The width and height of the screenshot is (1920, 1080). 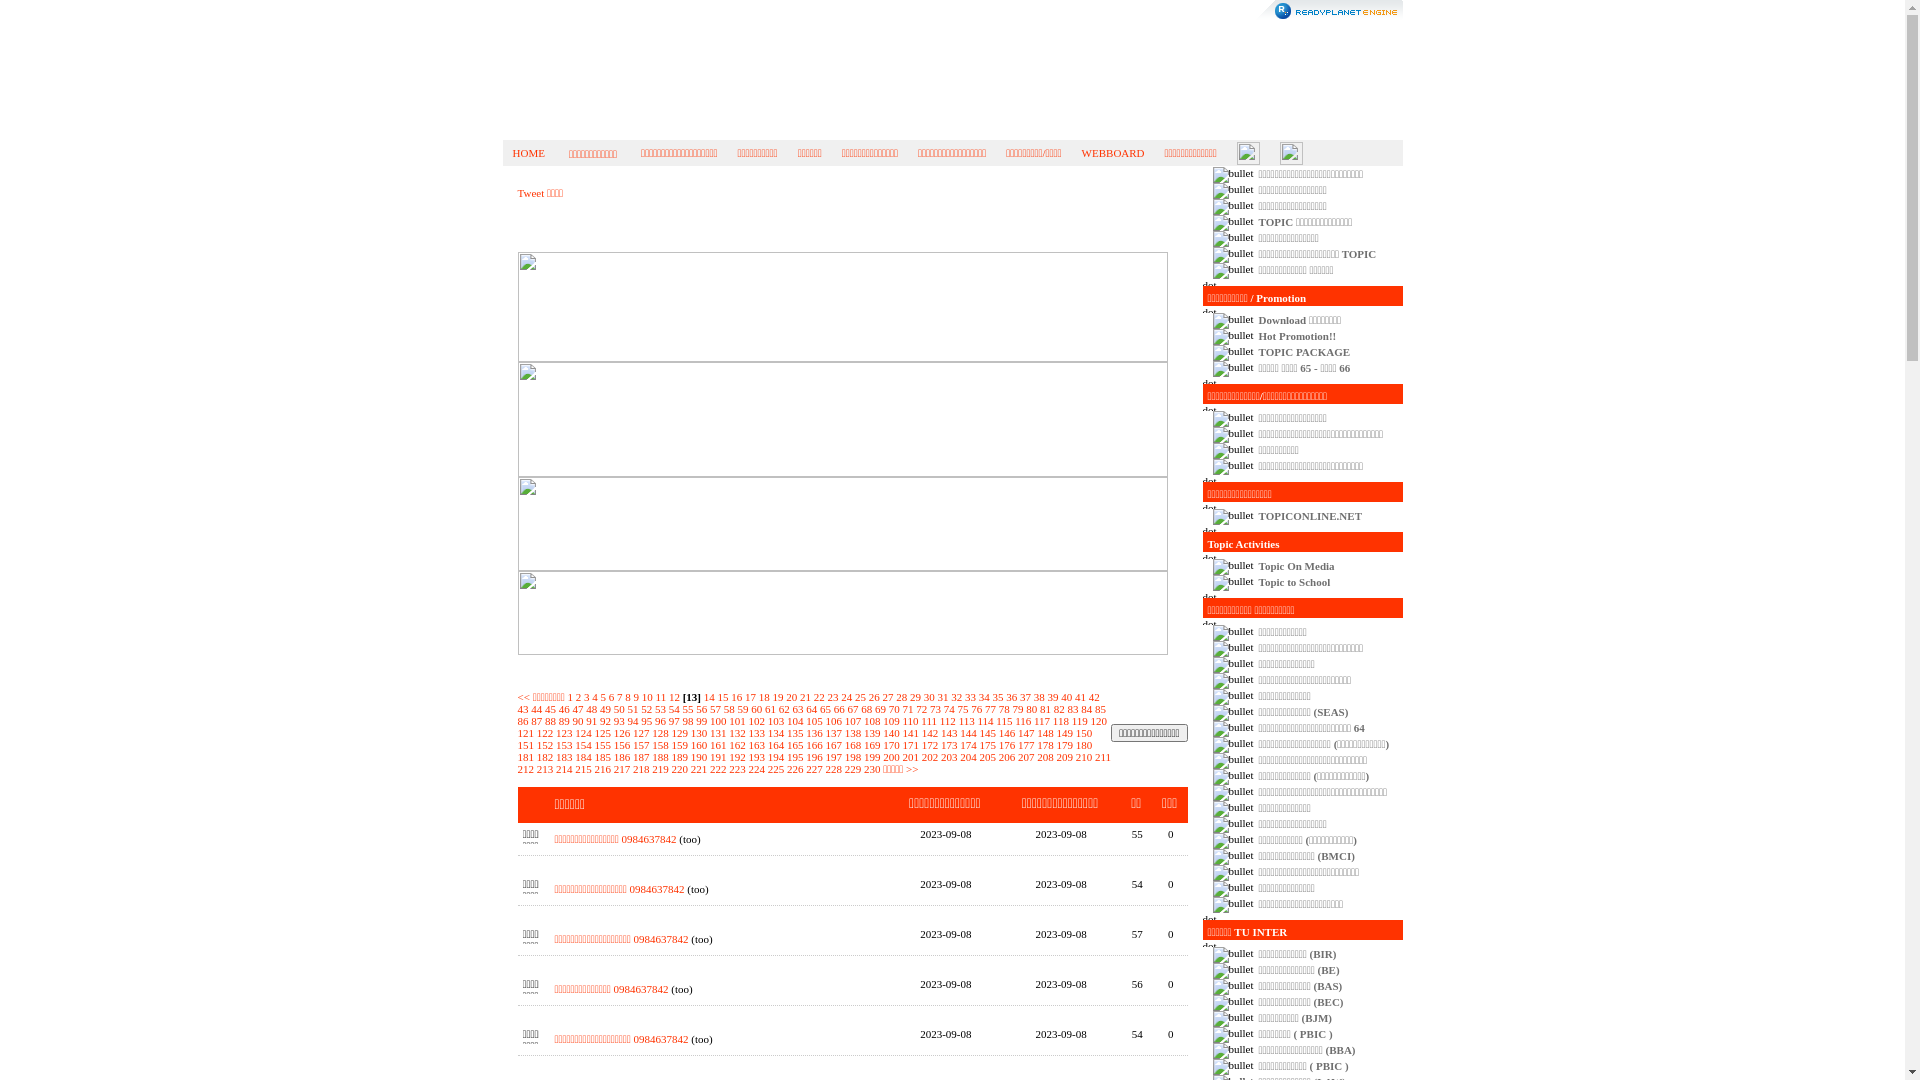 I want to click on '100', so click(x=710, y=721).